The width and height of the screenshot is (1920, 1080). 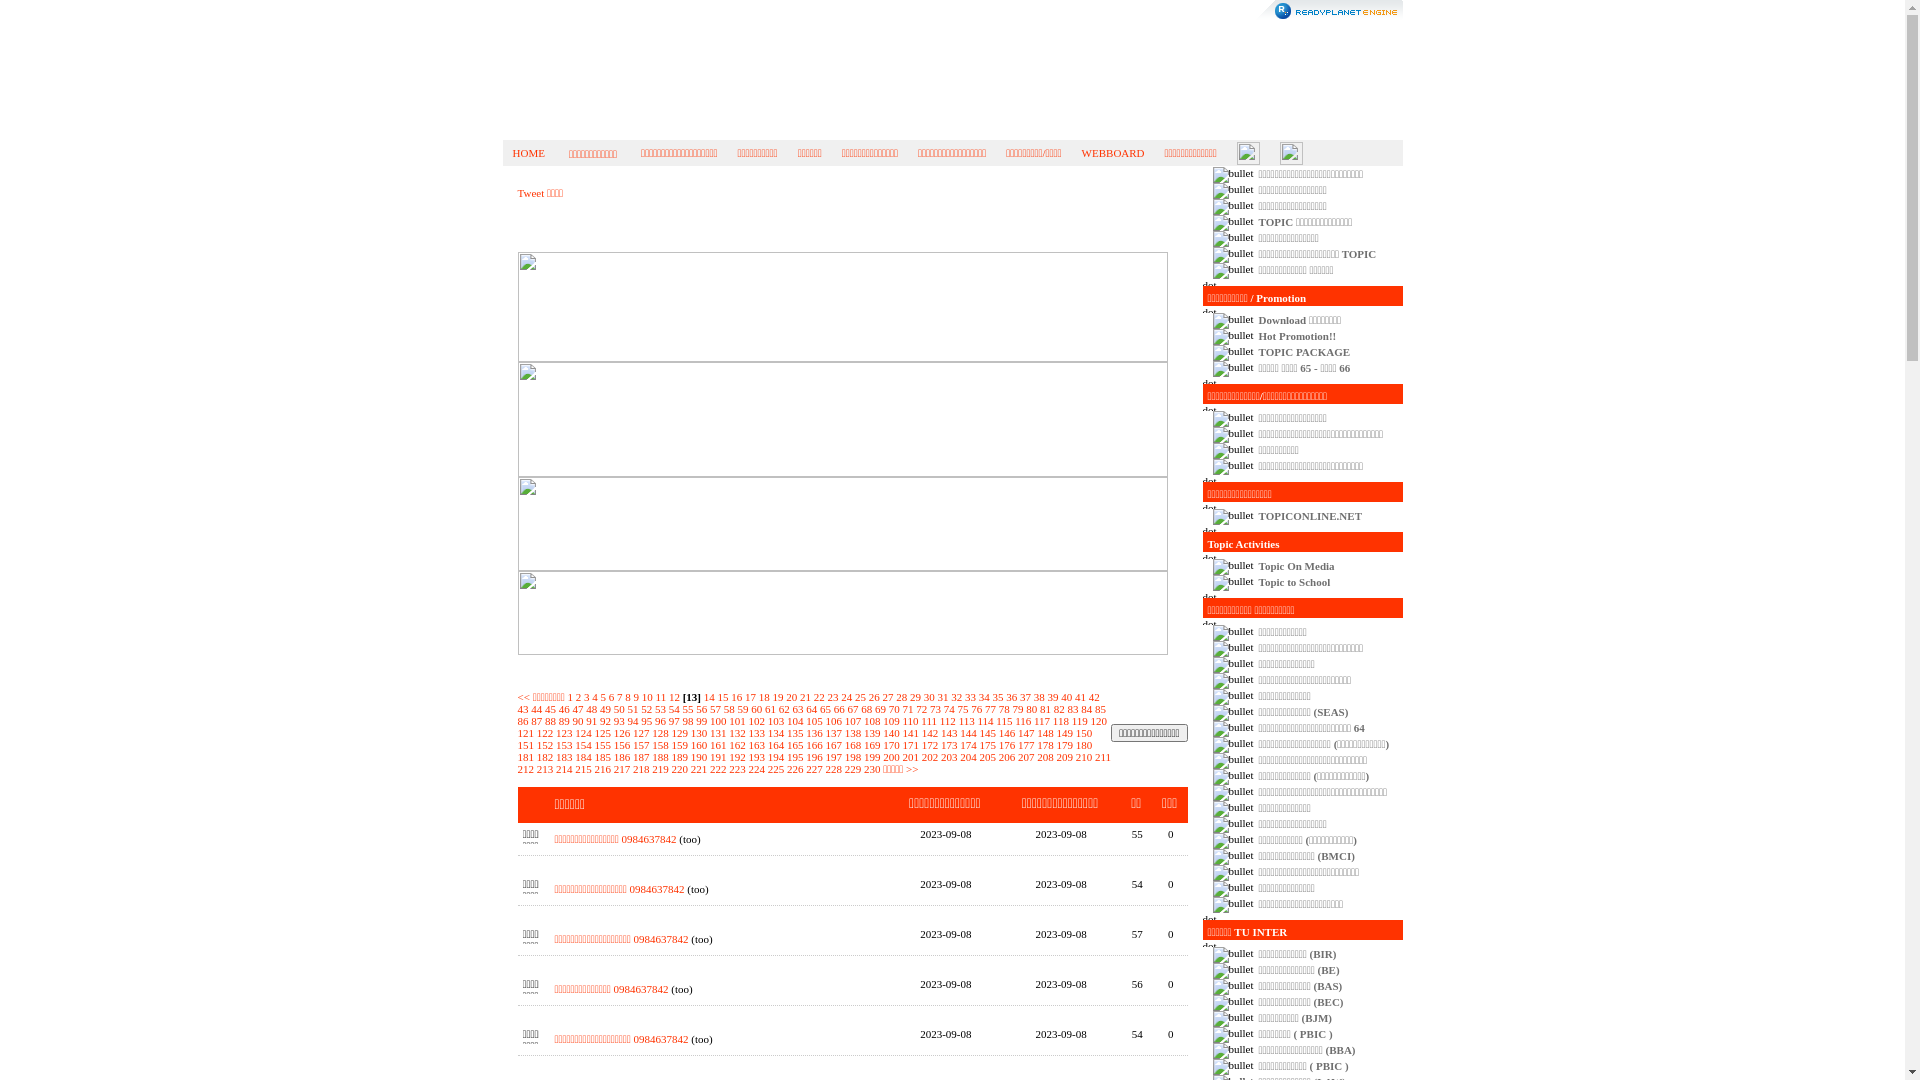 I want to click on '100', so click(x=710, y=721).